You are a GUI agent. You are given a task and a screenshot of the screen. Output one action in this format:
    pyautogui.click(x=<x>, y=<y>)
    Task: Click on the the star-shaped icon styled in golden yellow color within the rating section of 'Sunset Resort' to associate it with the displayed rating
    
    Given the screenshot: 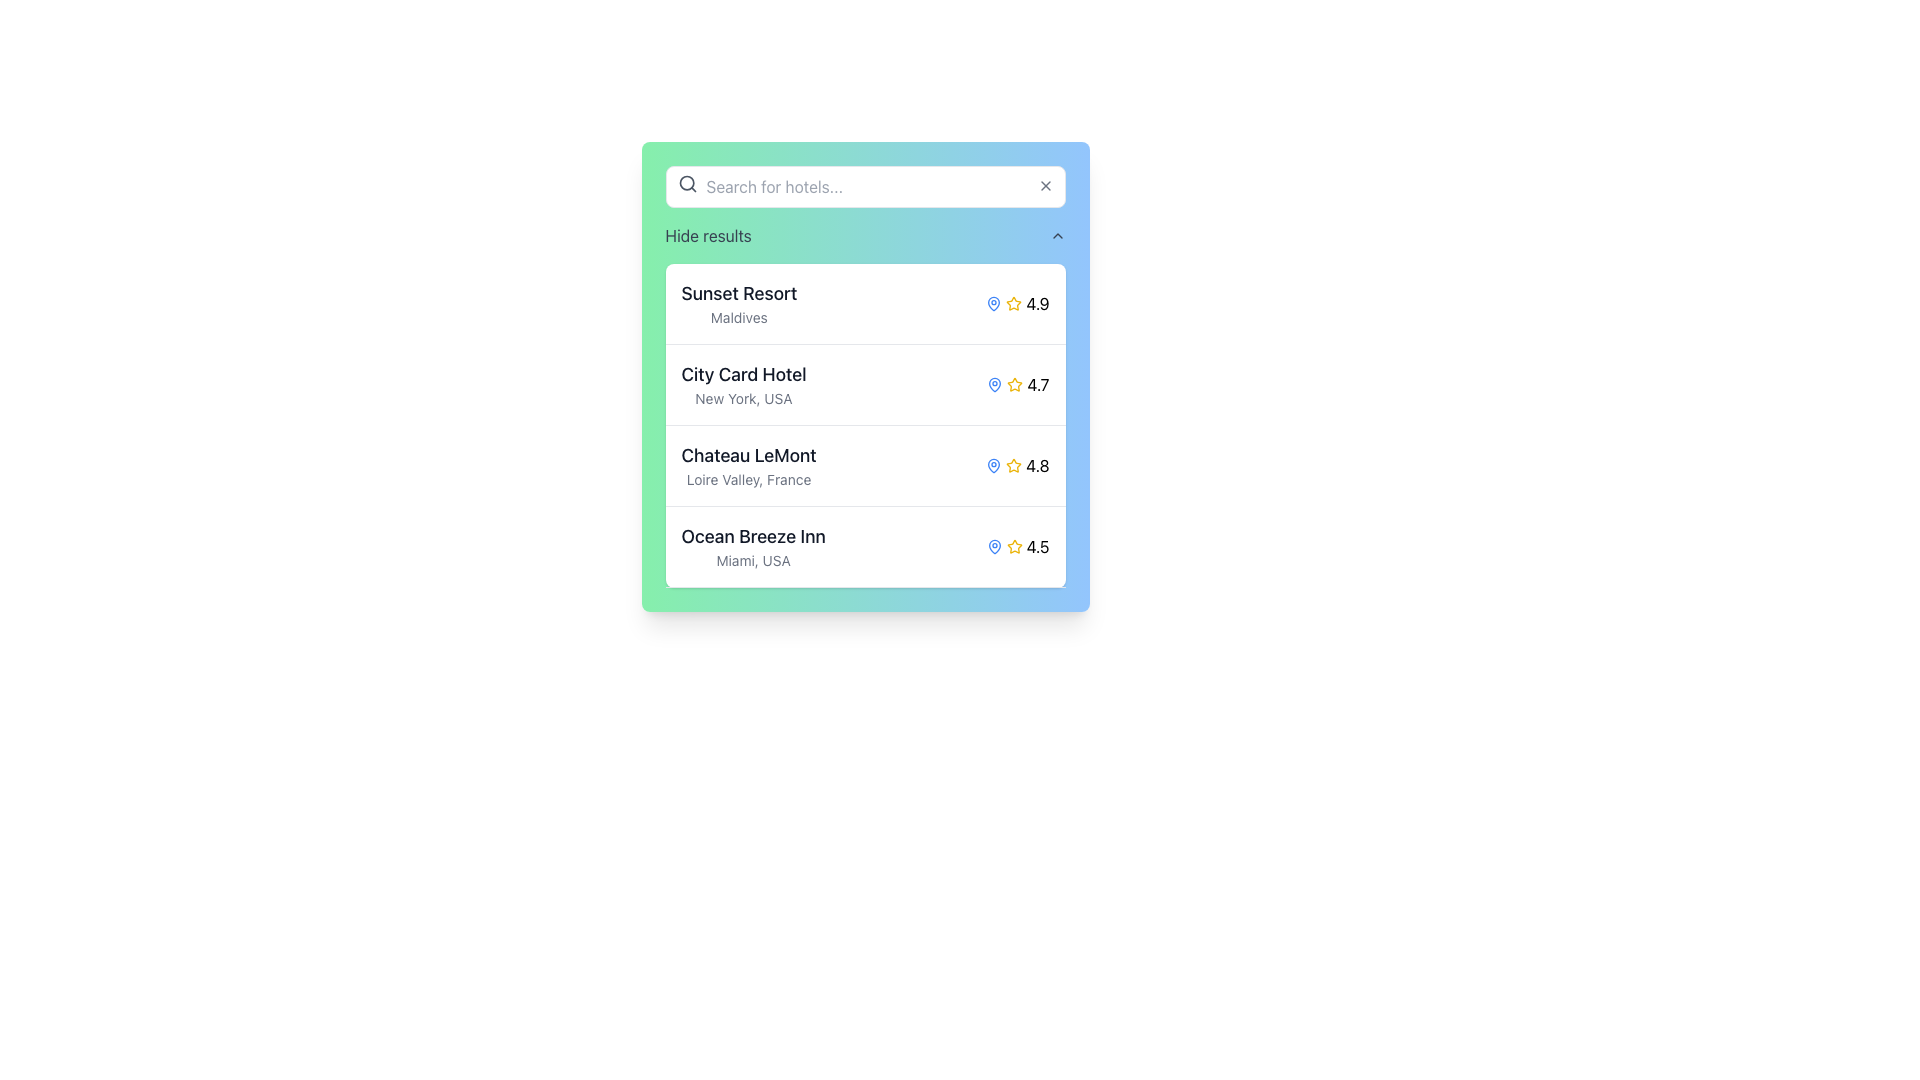 What is the action you would take?
    pyautogui.click(x=1017, y=304)
    